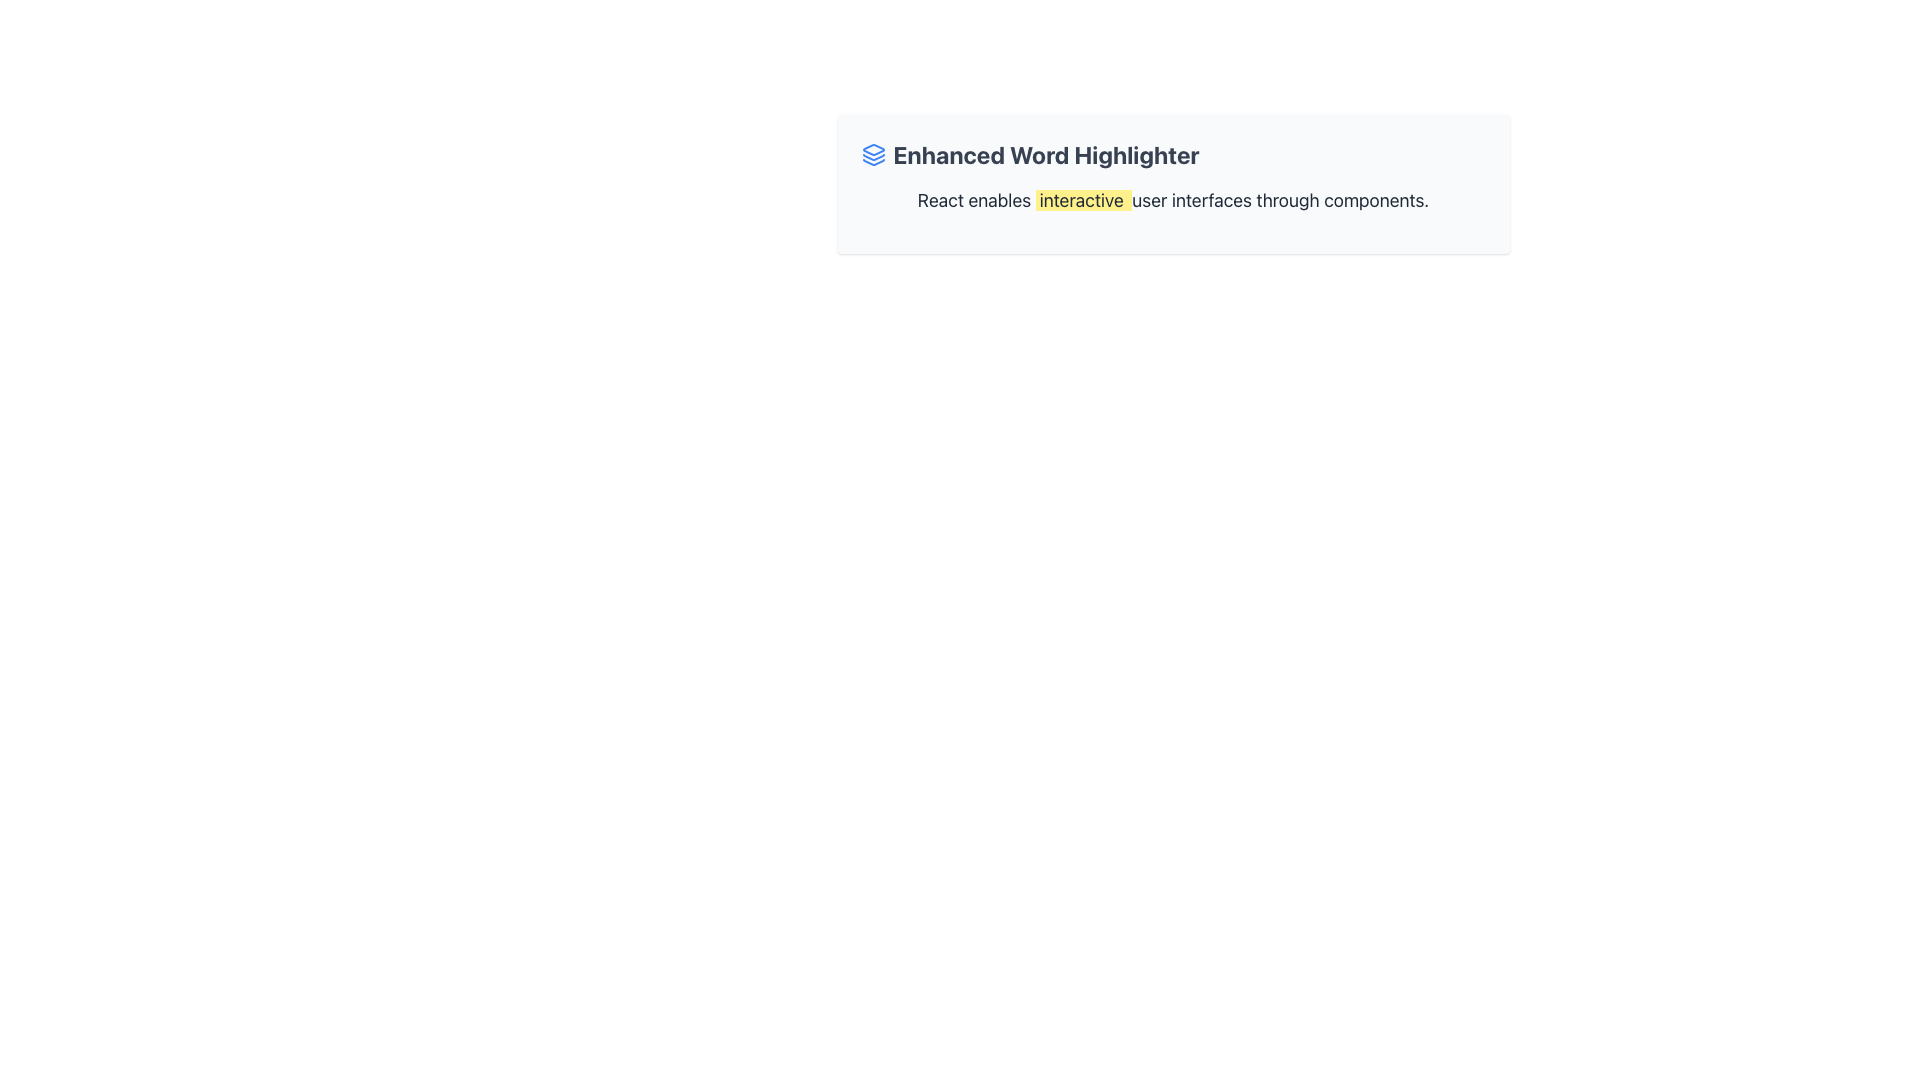  I want to click on the fifth word in the descriptive text label that is centered within the rectangular card, positioned between 'user' and 'through', so click(1213, 200).